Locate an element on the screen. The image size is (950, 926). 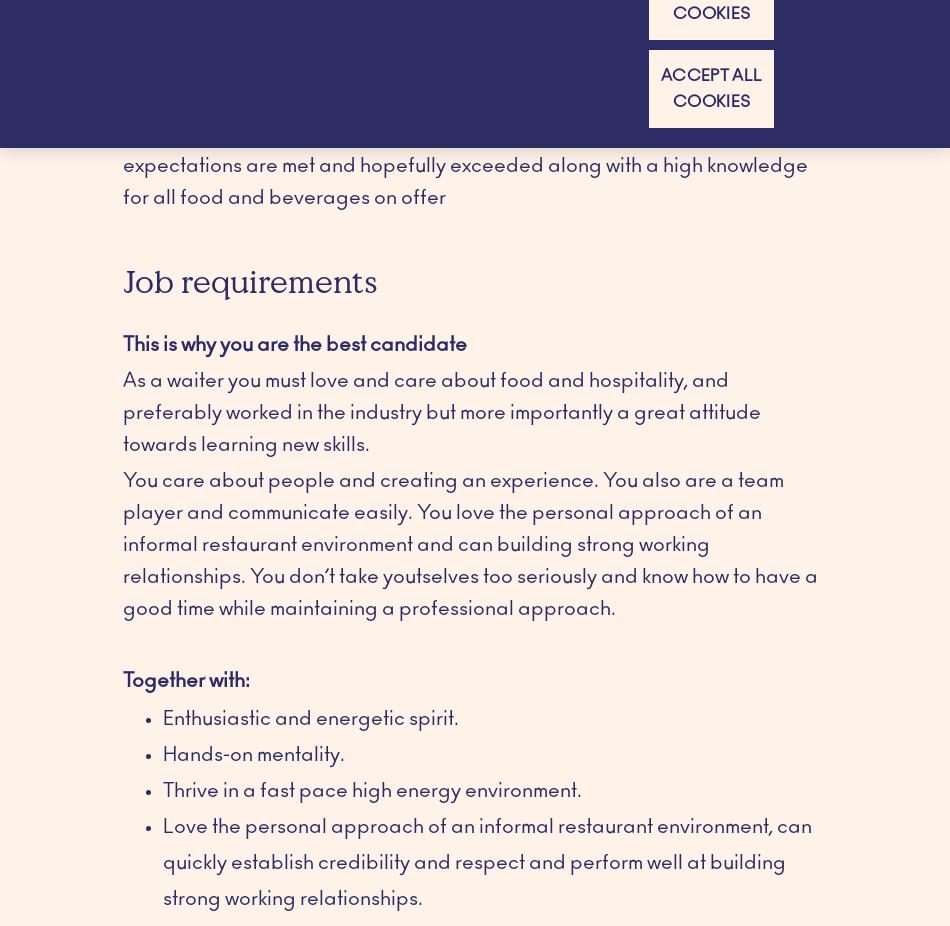
'Job requirements' is located at coordinates (249, 281).